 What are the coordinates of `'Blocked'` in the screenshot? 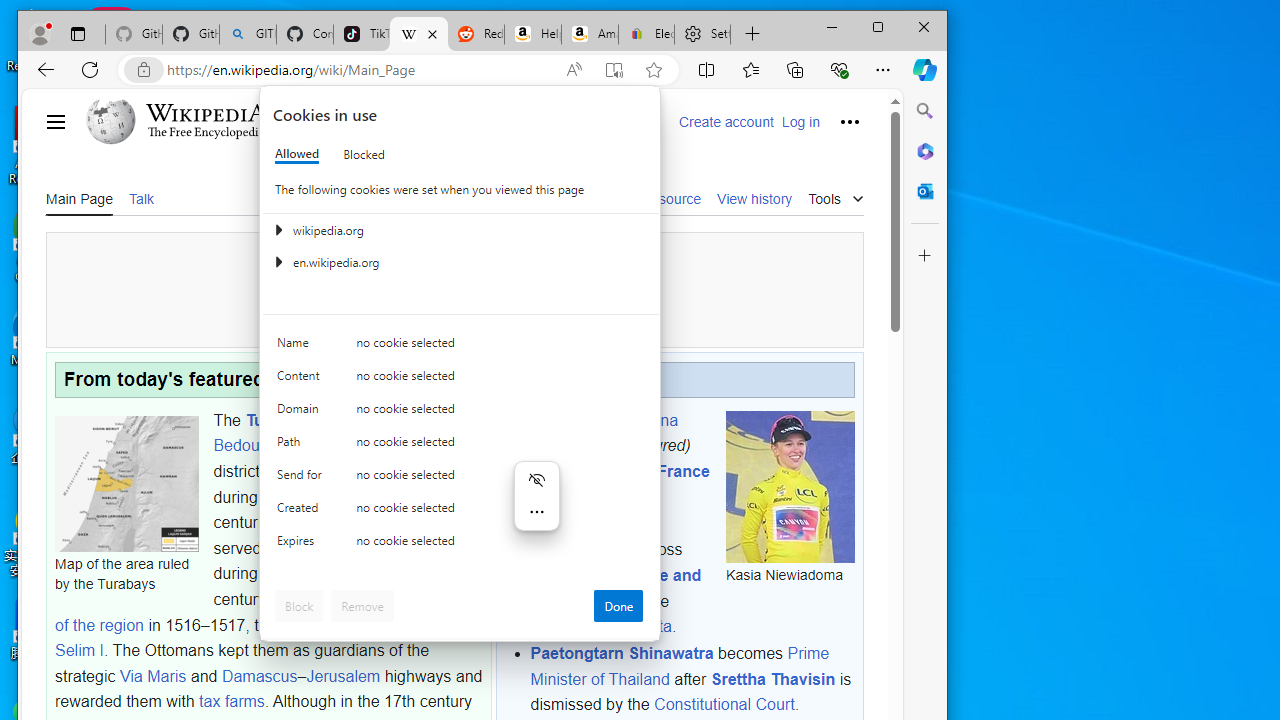 It's located at (364, 153).